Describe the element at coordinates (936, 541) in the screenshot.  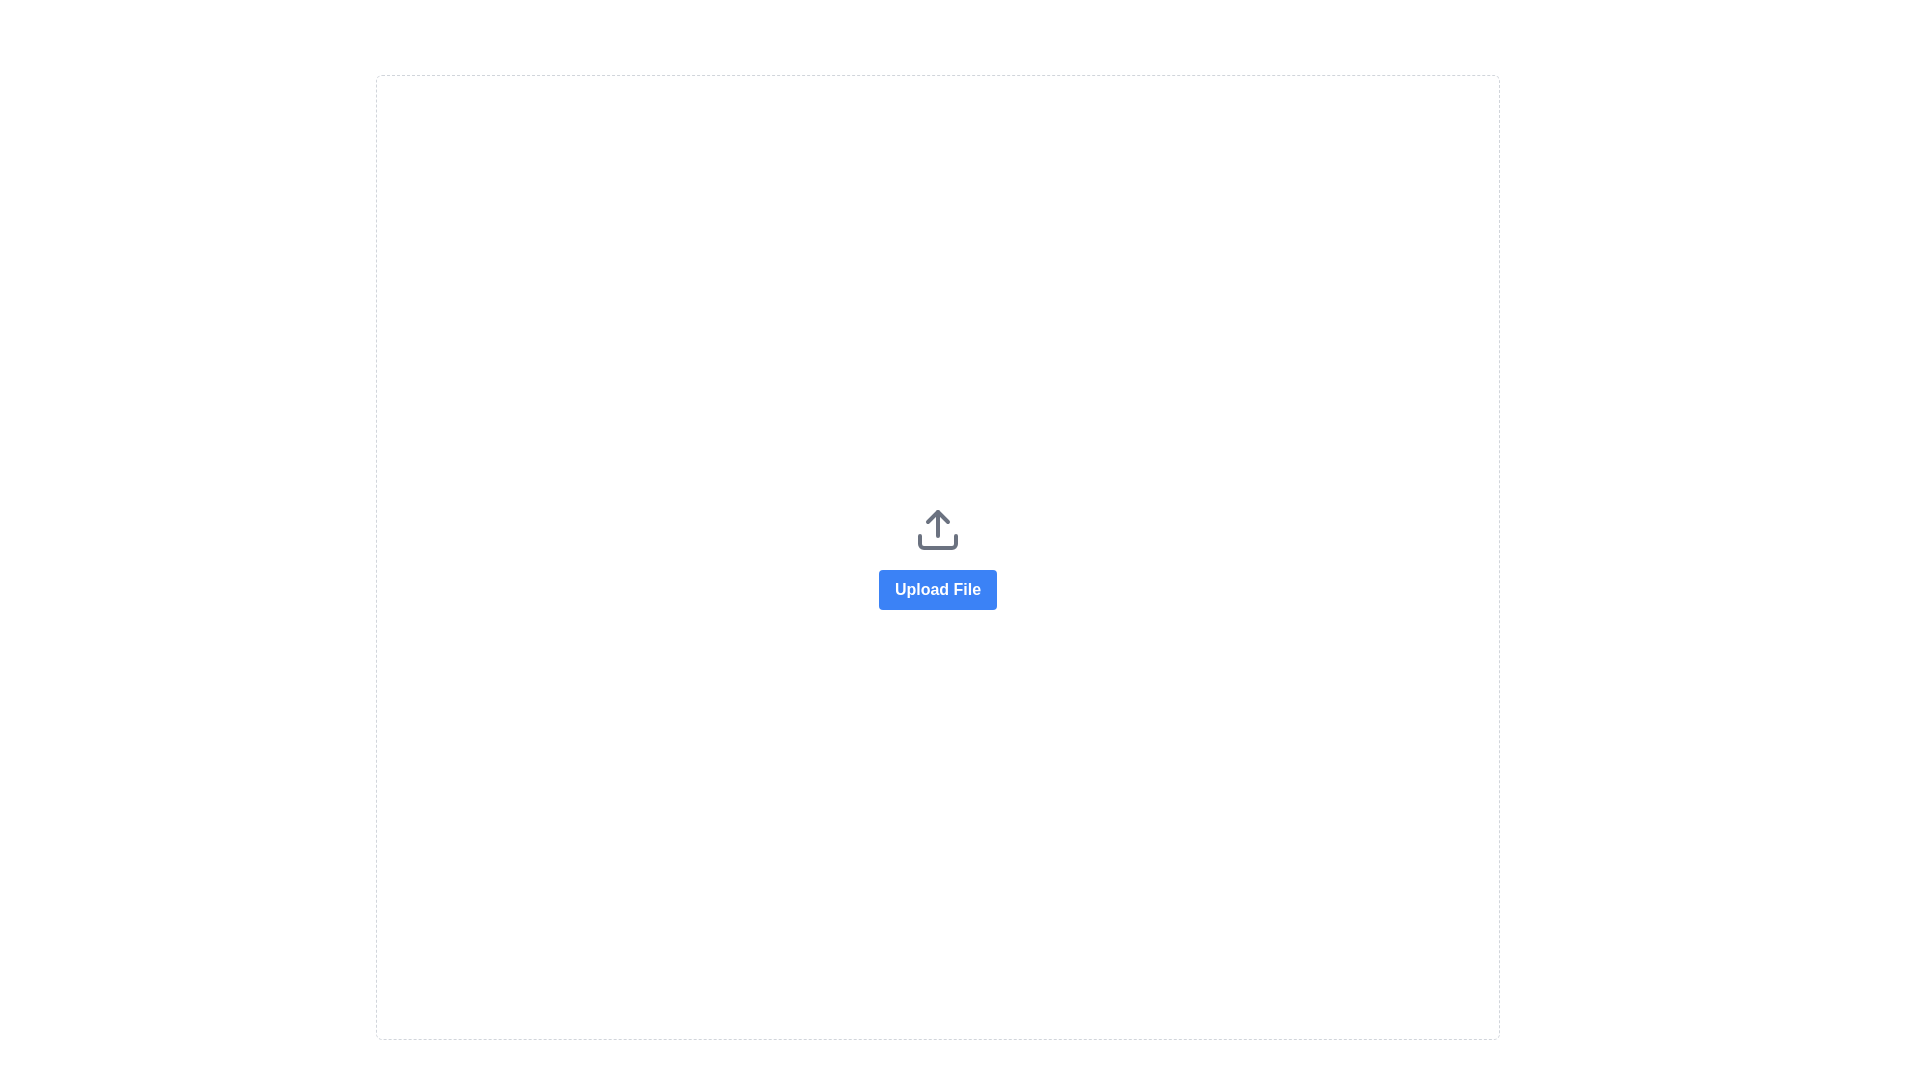
I see `the visual representation of the gray rectangular tray-like icon component located centrally below the upward-pointing arrow` at that location.